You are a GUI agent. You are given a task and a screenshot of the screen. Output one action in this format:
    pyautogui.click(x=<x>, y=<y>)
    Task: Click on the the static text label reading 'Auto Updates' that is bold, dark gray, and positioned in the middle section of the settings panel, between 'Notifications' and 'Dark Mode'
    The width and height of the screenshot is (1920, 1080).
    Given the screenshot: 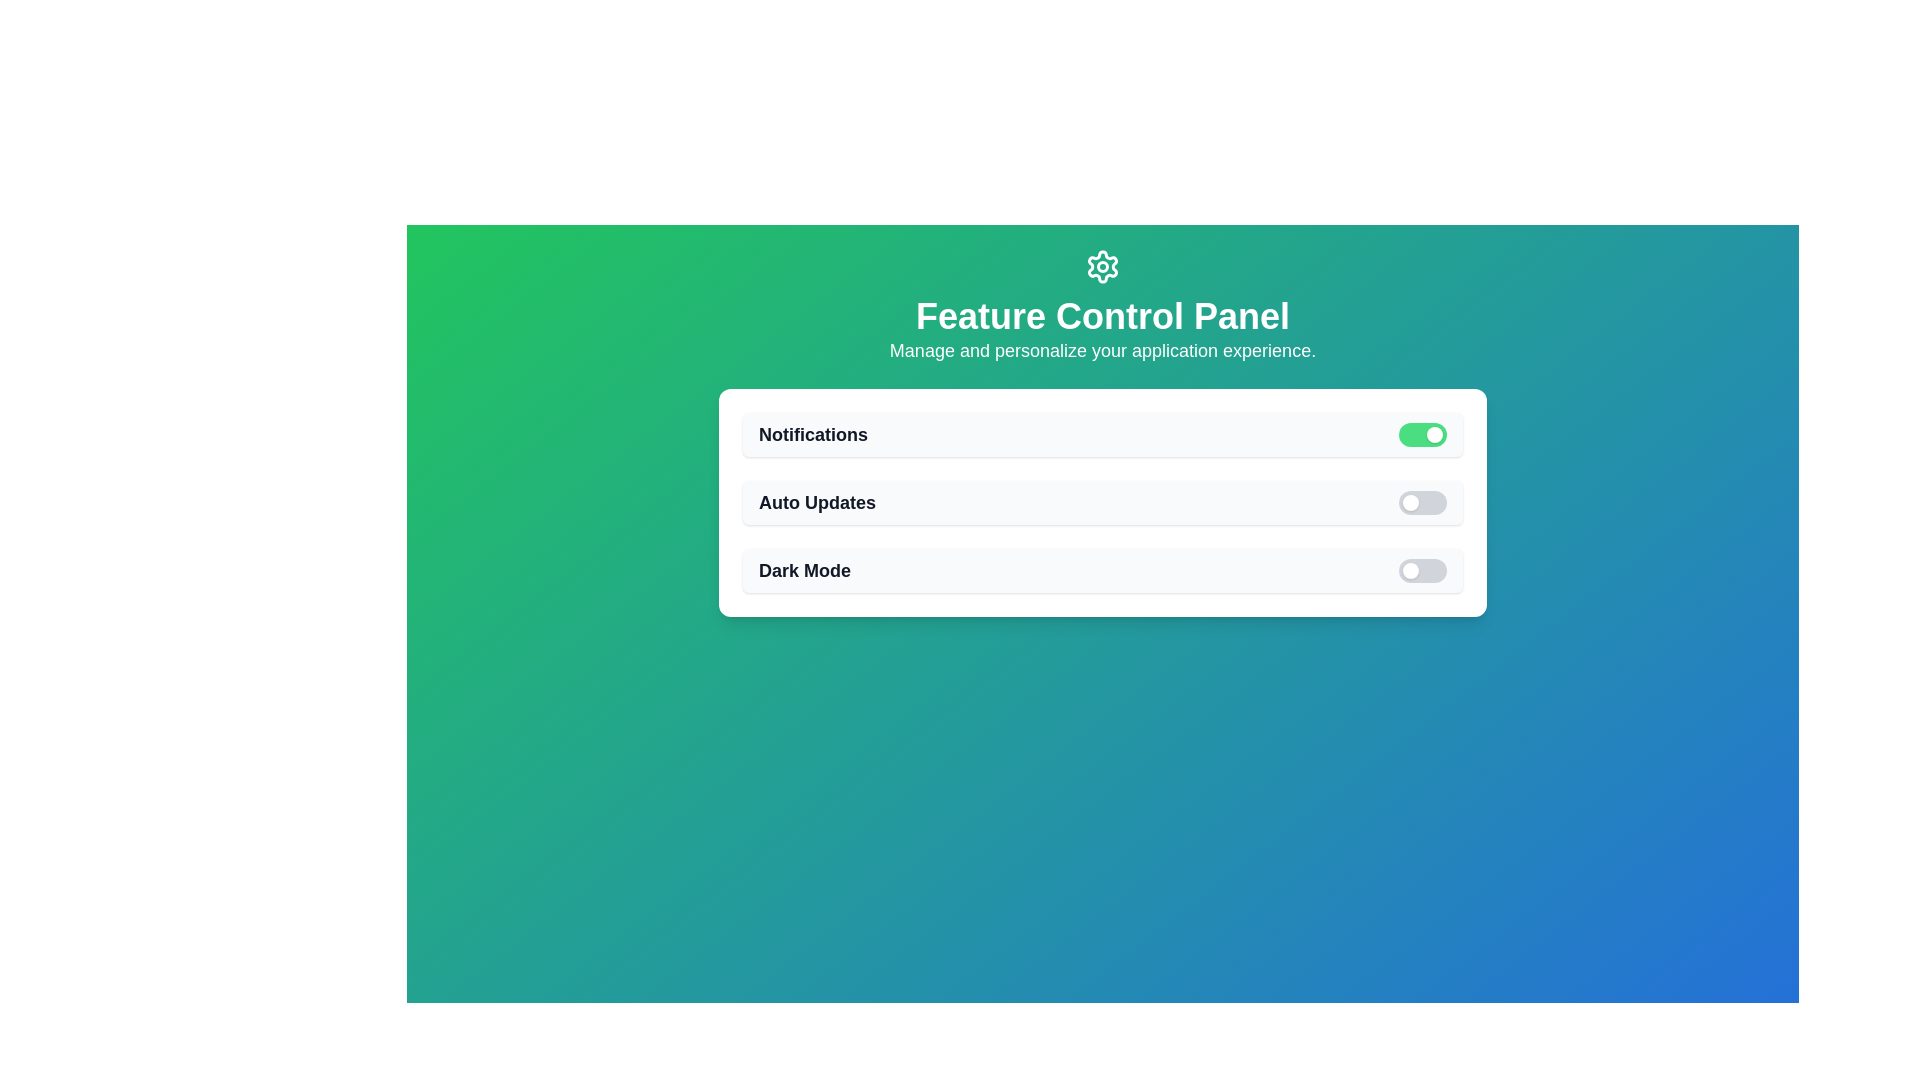 What is the action you would take?
    pyautogui.click(x=817, y=501)
    